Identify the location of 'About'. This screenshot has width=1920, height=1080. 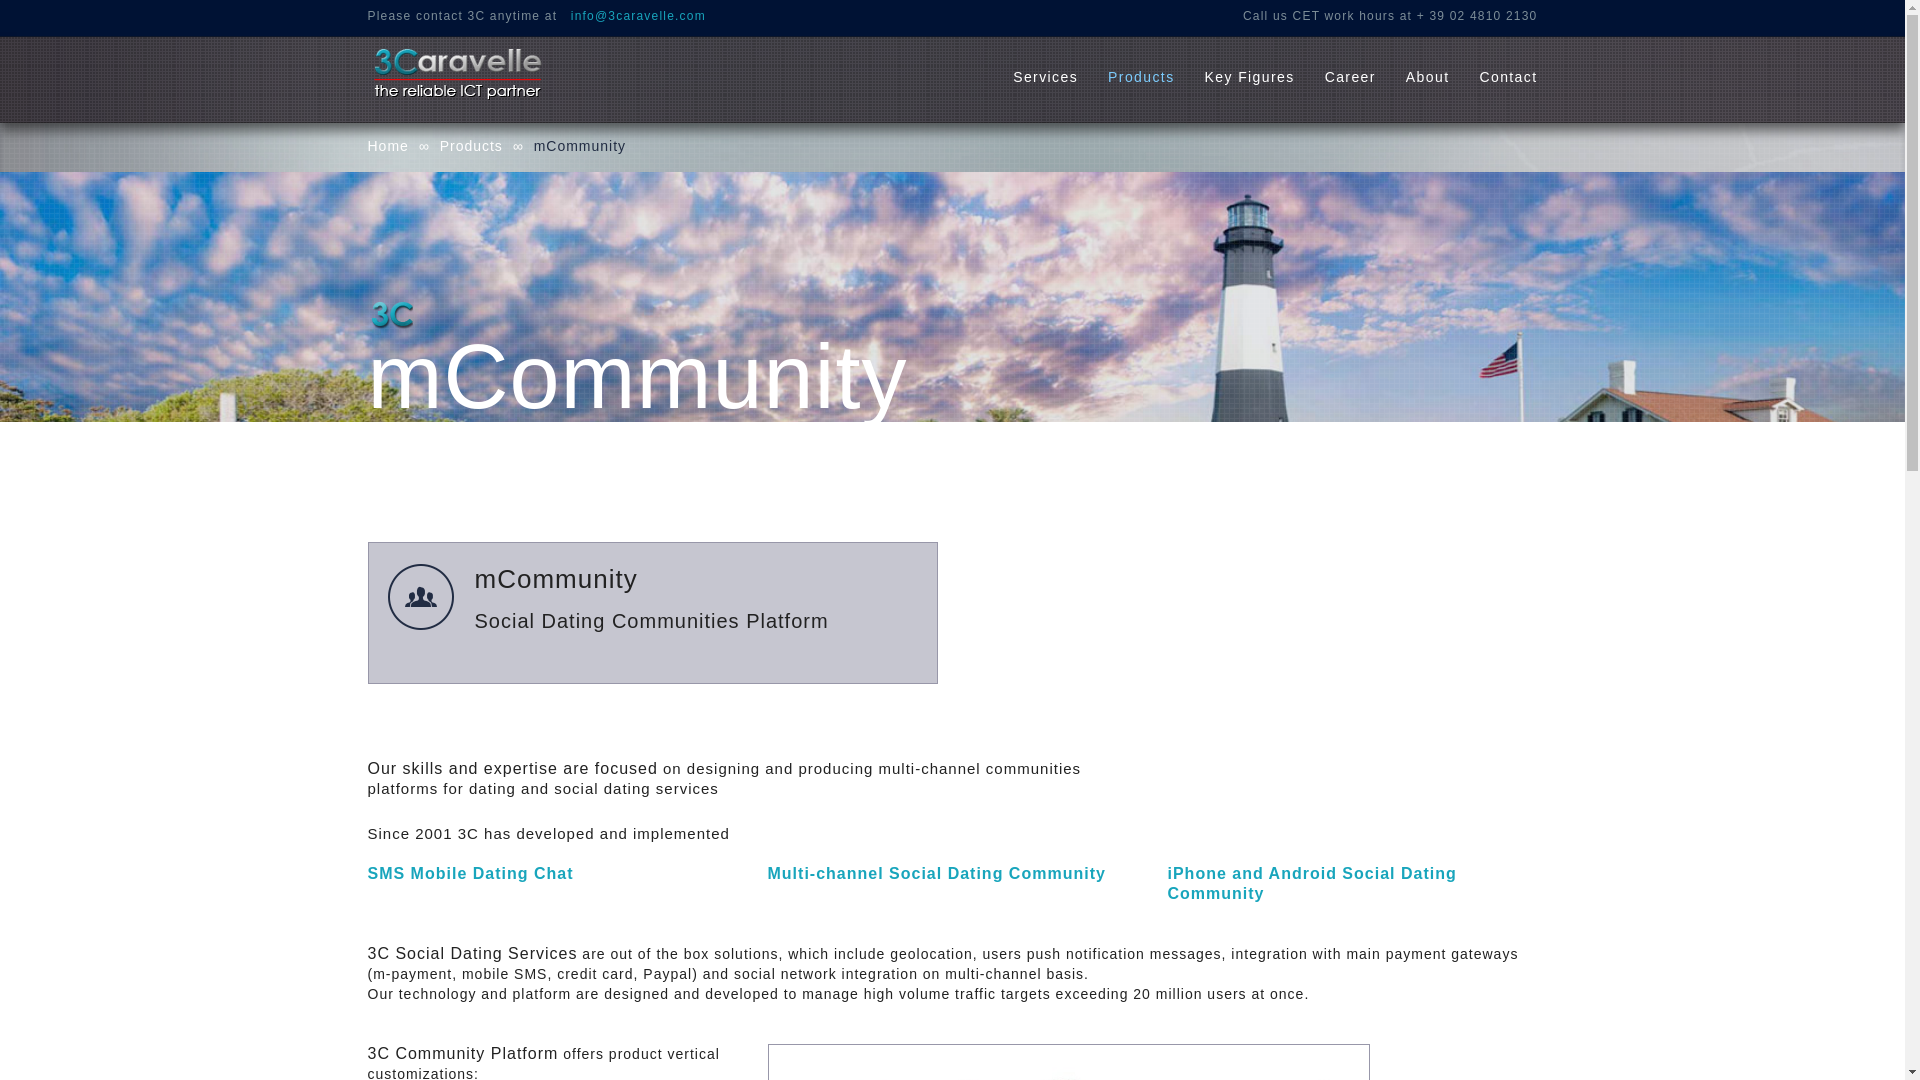
(1390, 75).